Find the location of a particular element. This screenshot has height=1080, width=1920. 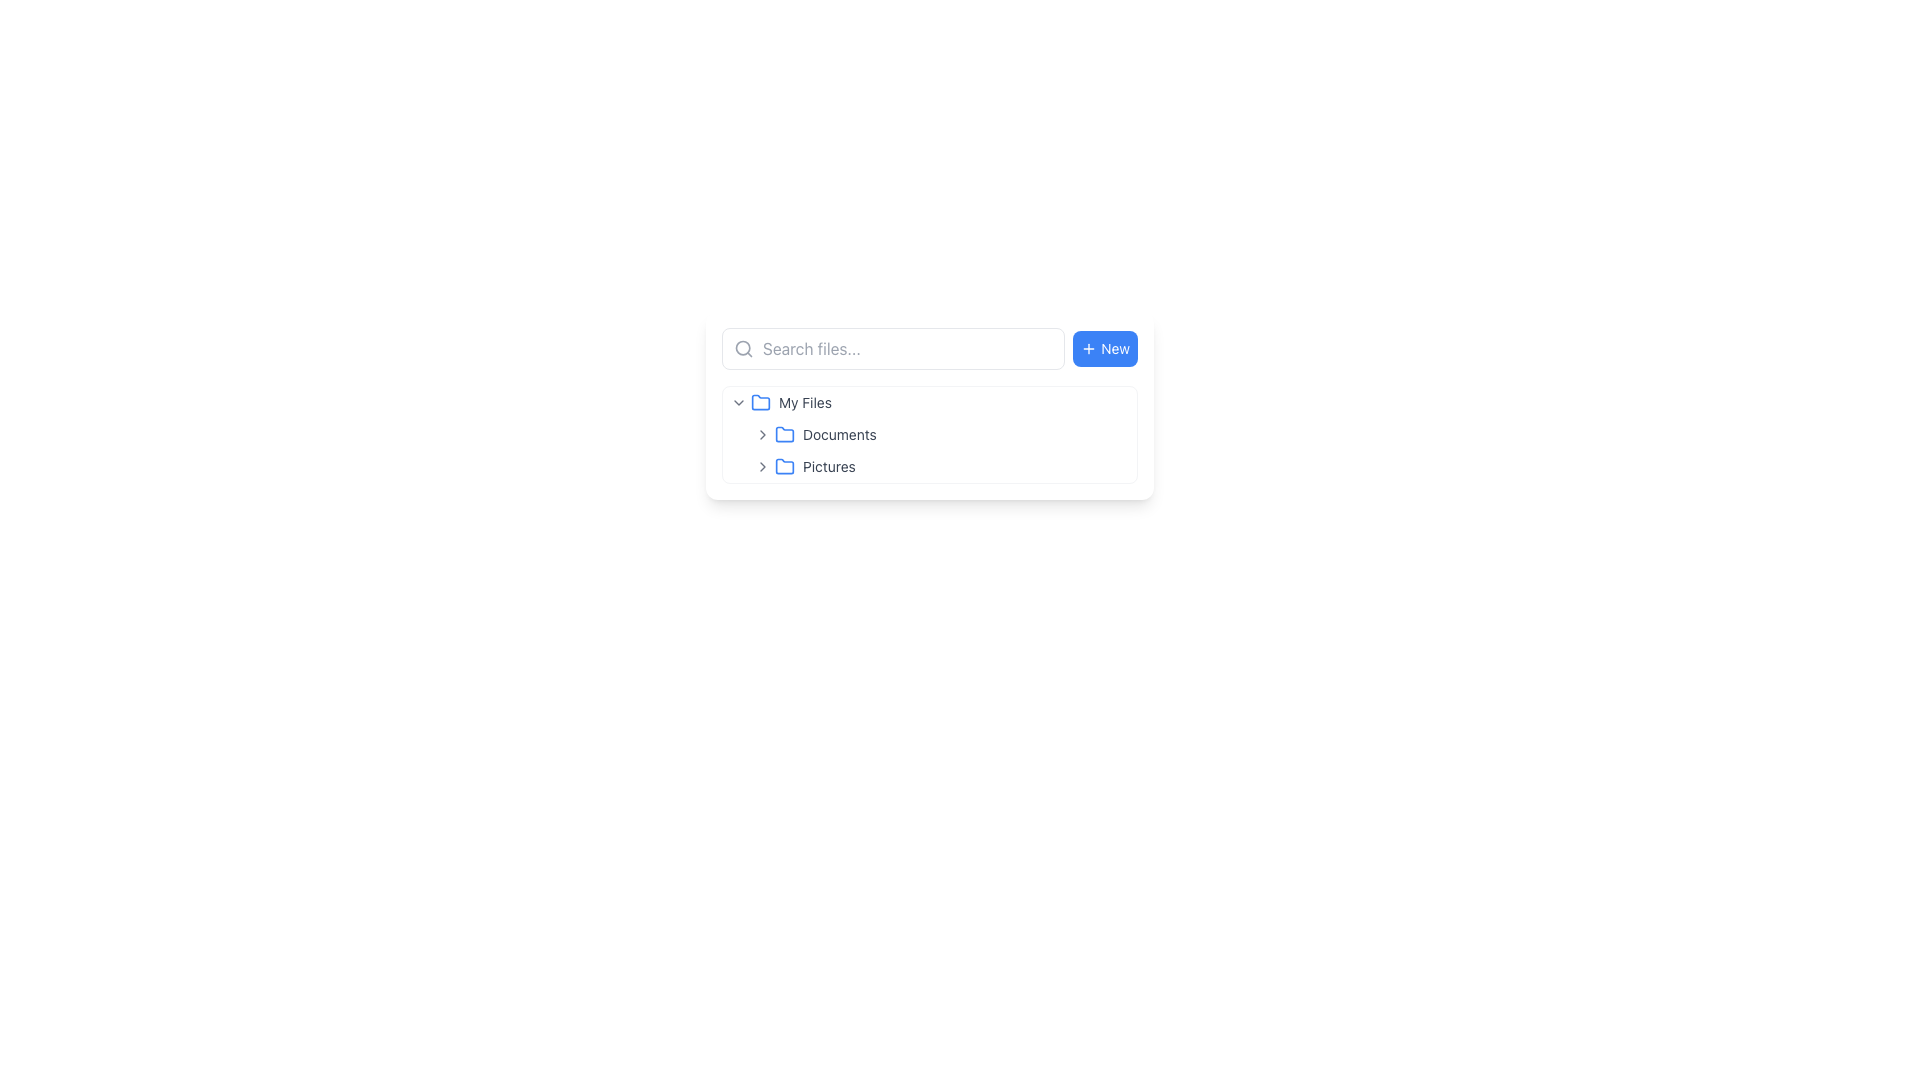

the small downward-facing chevron icon, positioned to the left of the label 'My Files' is located at coordinates (738, 402).